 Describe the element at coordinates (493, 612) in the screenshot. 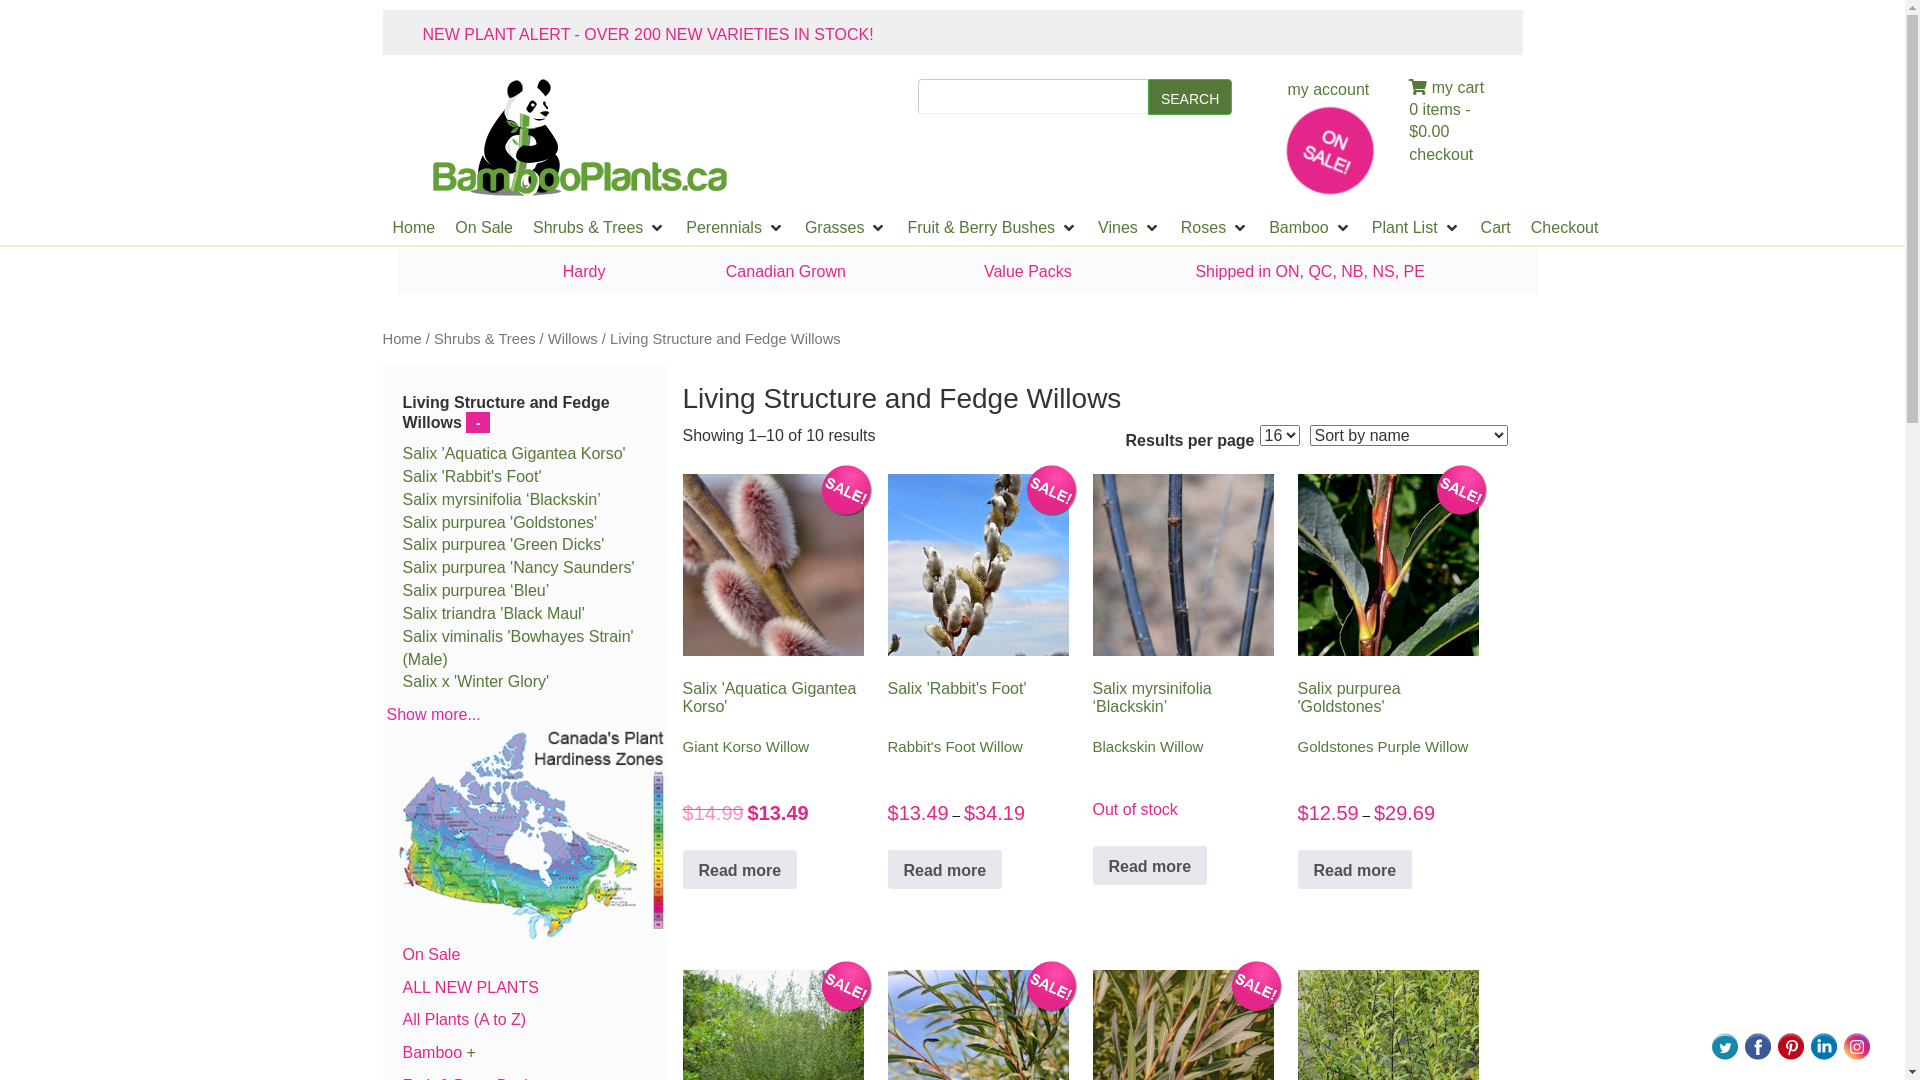

I see `'Salix triandra 'Black Maul''` at that location.